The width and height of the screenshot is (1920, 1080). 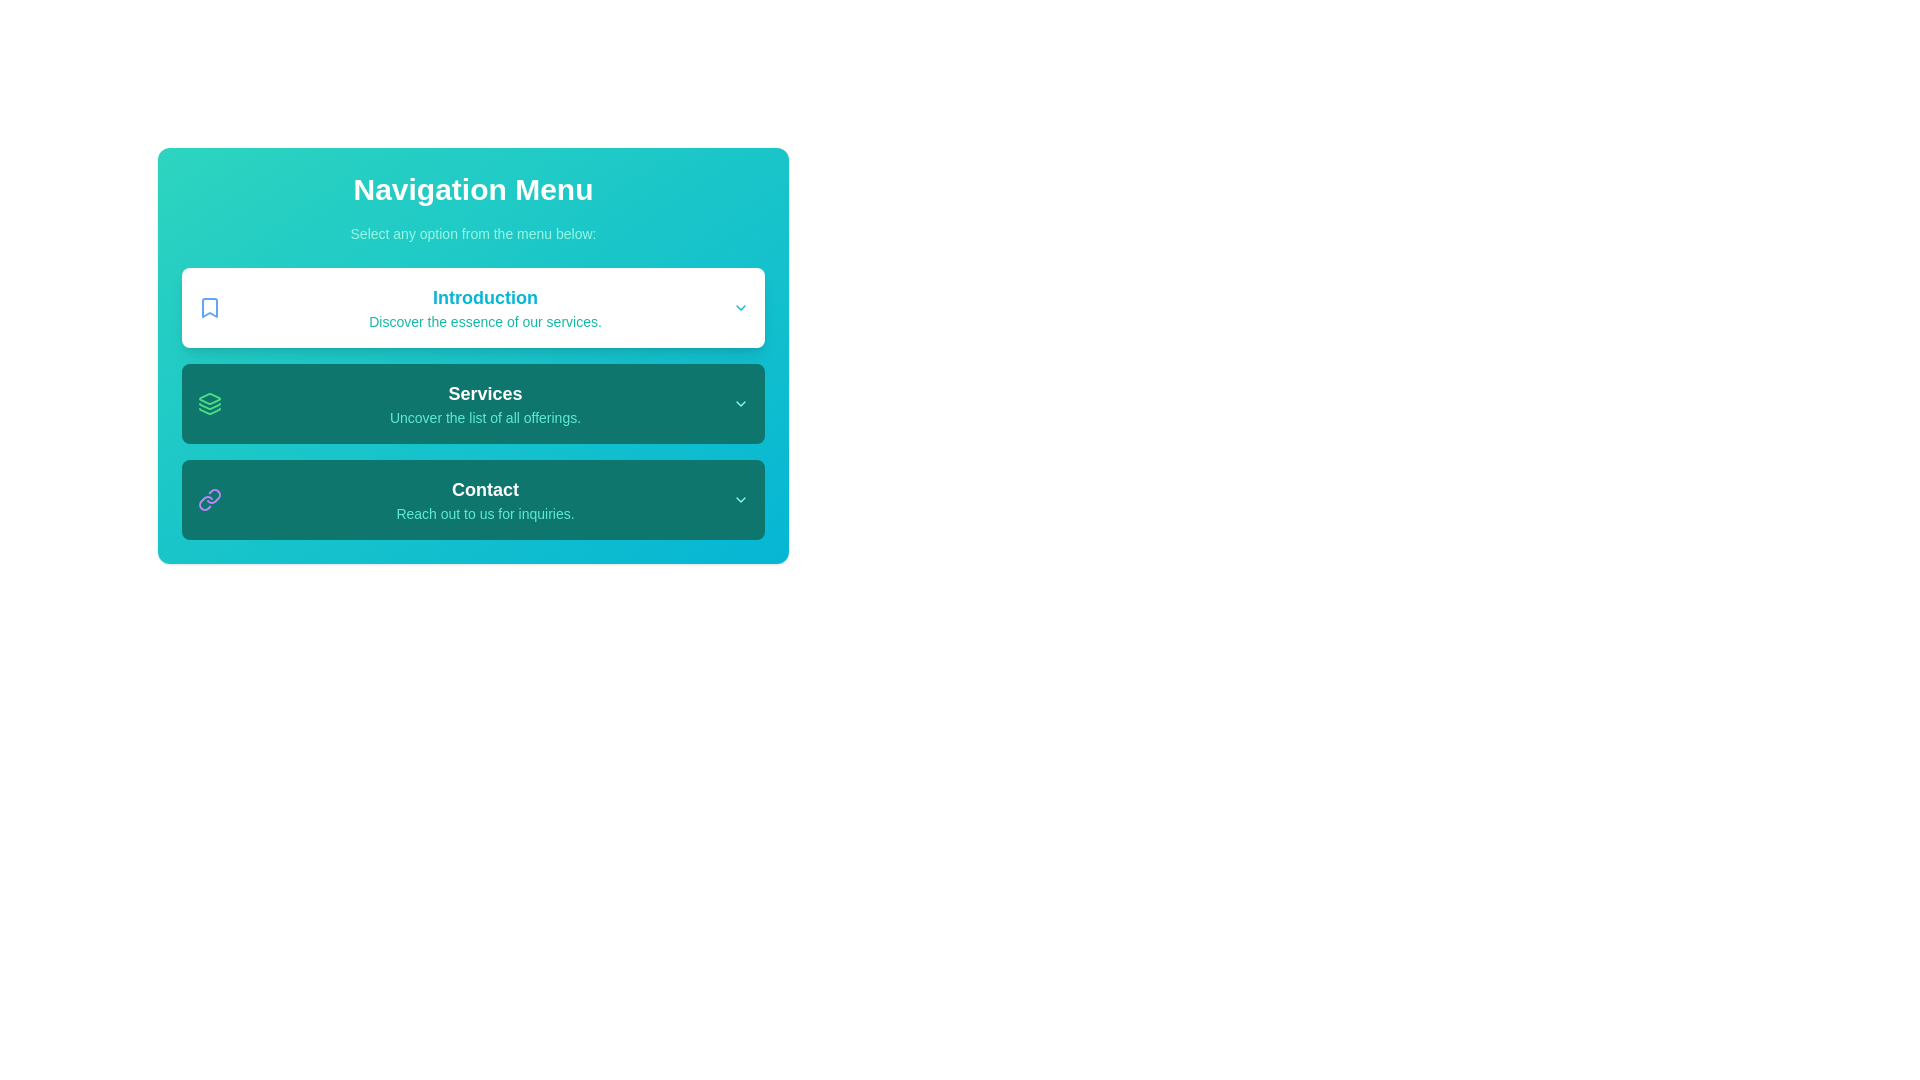 What do you see at coordinates (472, 499) in the screenshot?
I see `the header 'Contact' in the interactive navigation option with a teal background` at bounding box center [472, 499].